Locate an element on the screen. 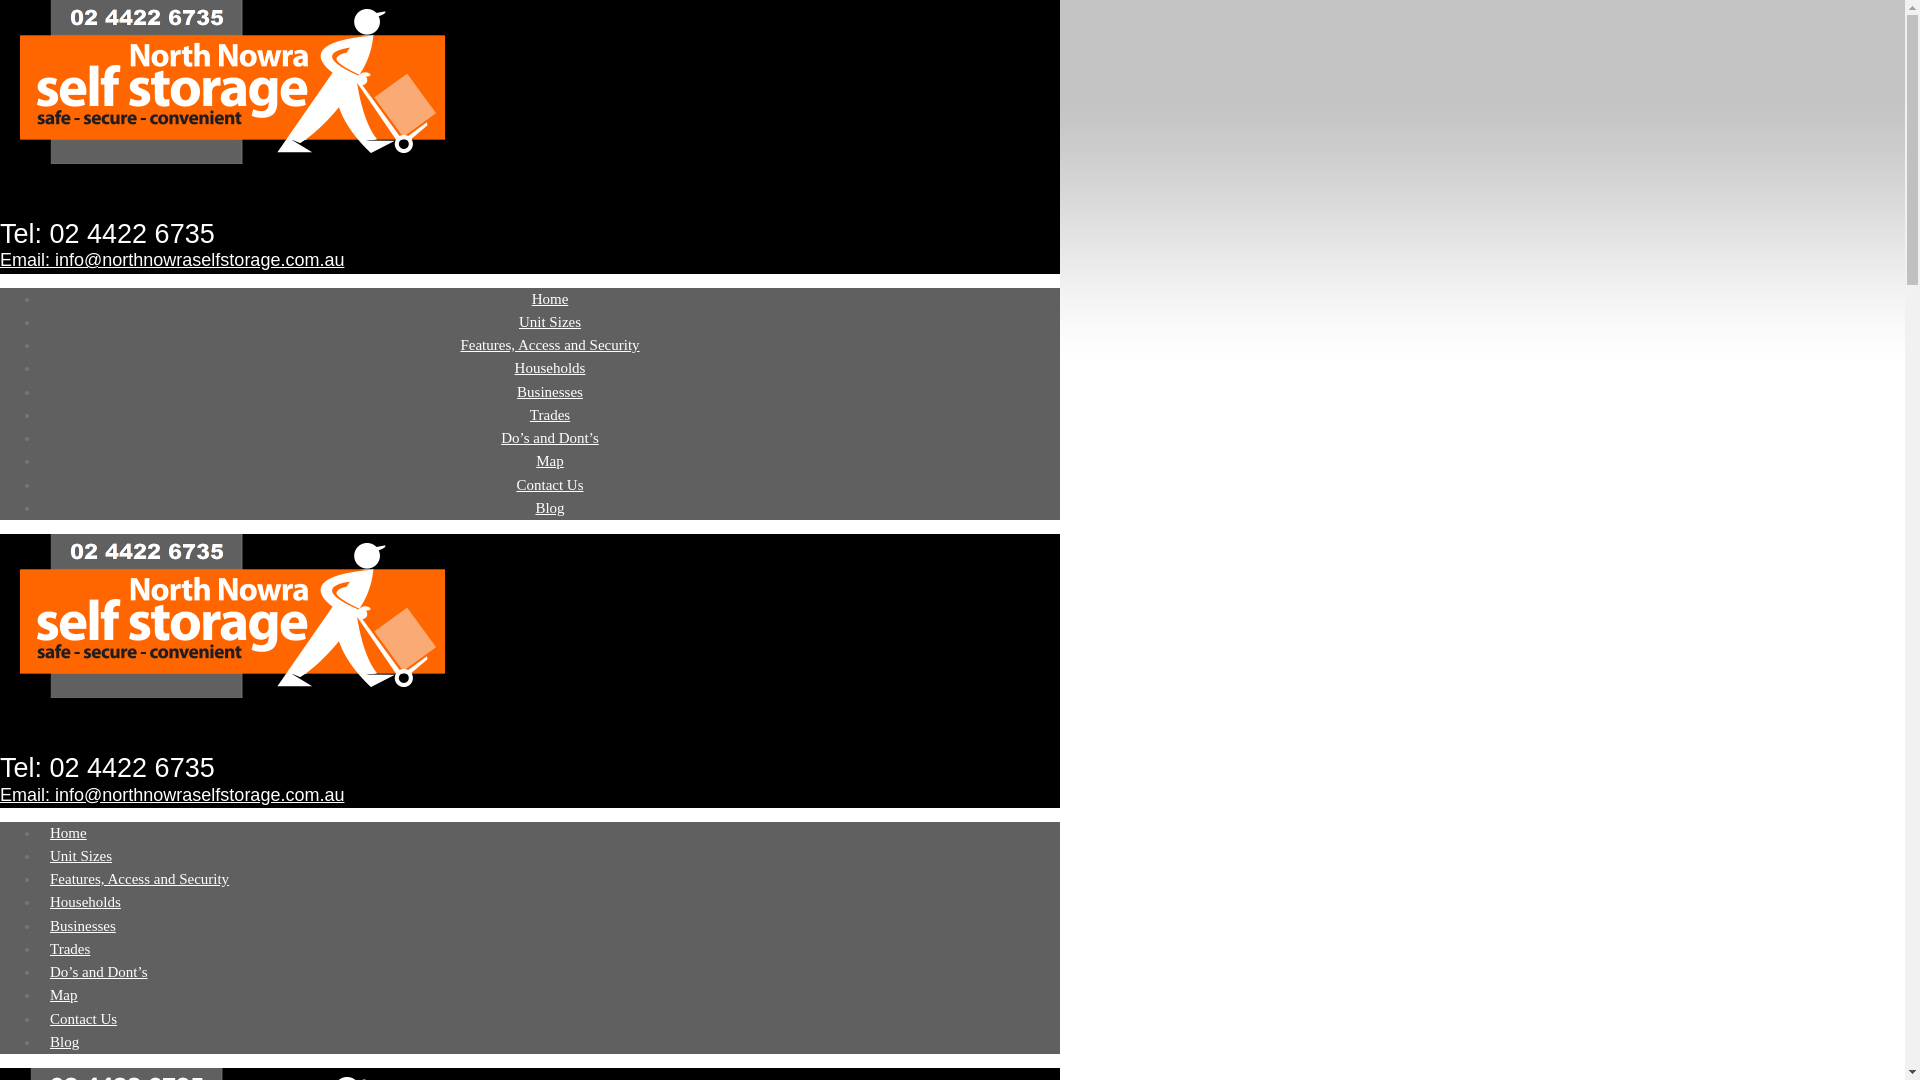 The image size is (1920, 1080). 'Businesses' is located at coordinates (81, 925).